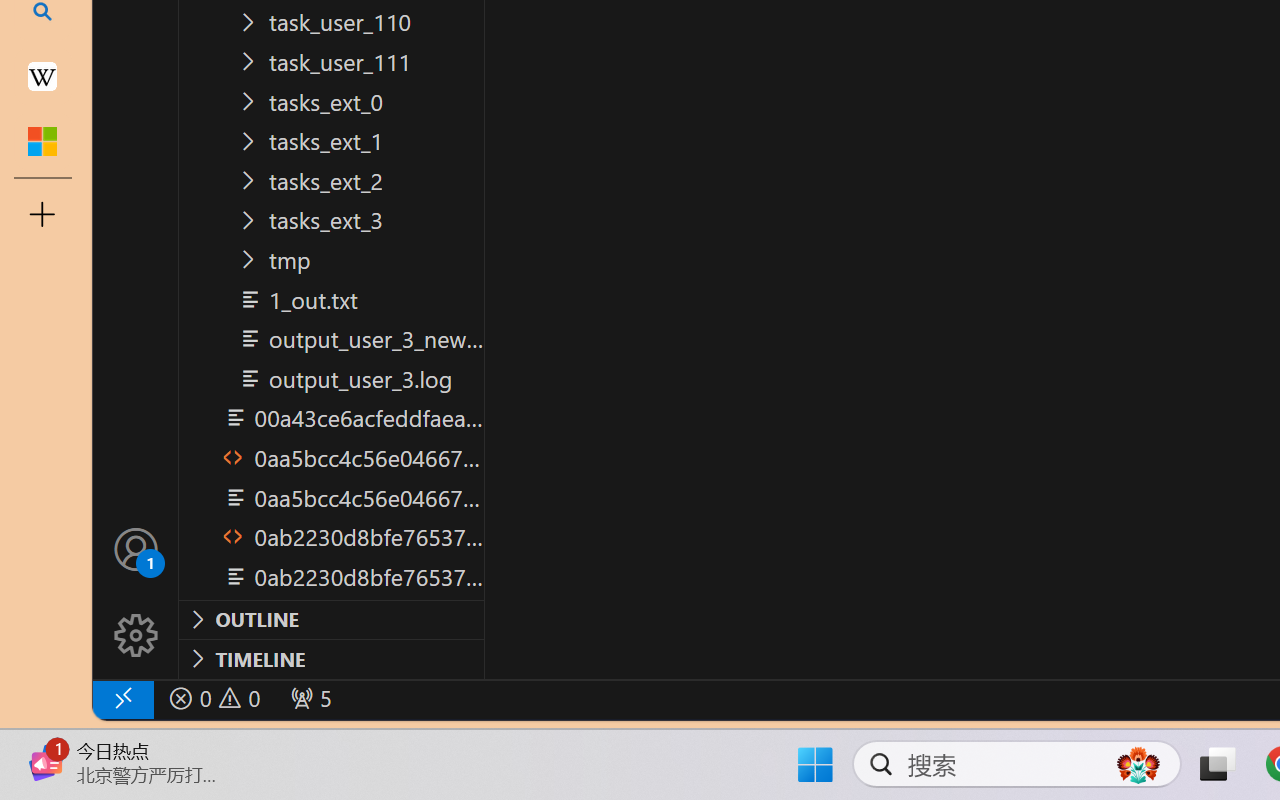 The height and width of the screenshot is (800, 1280). What do you see at coordinates (308, 698) in the screenshot?
I see `'Forwarded Ports: 36301, 47065, 38781, 45817, 50331'` at bounding box center [308, 698].